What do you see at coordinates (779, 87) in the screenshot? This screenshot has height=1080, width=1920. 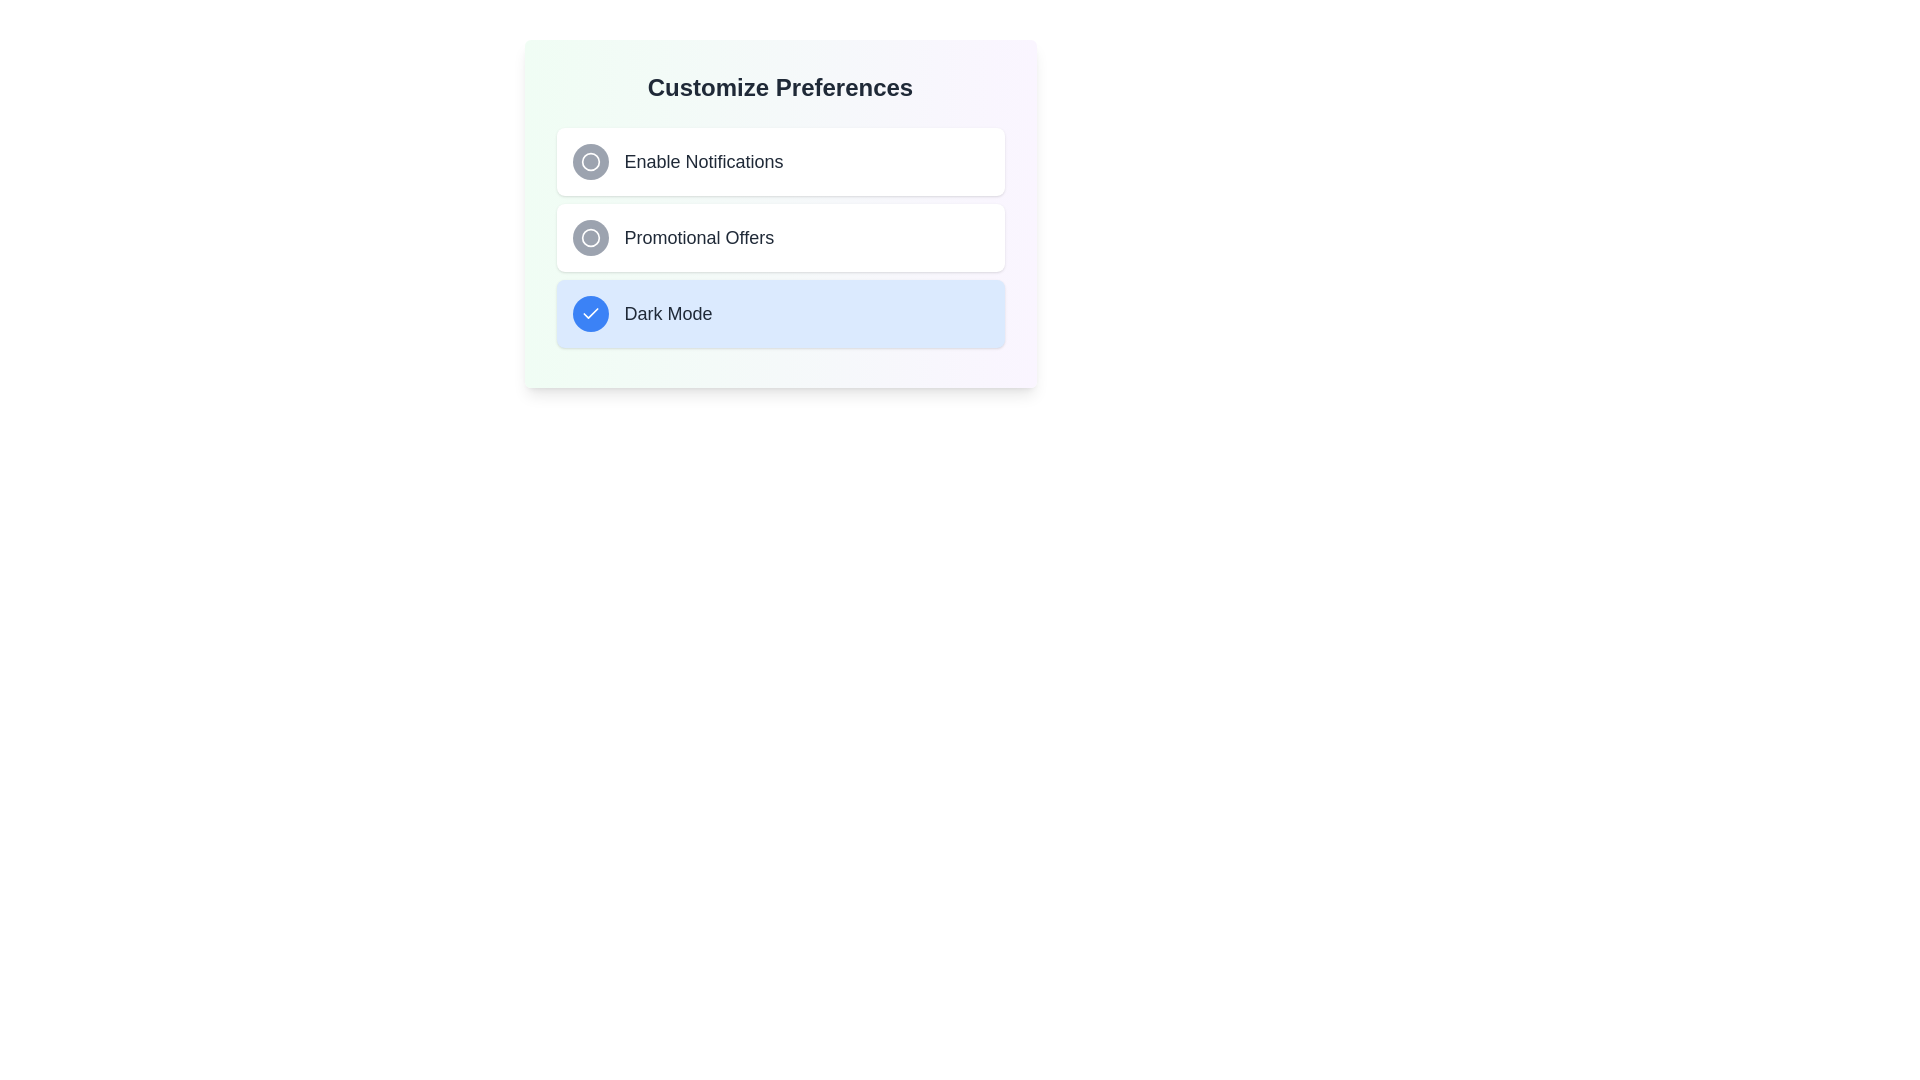 I see `the header text 'Customize Preferences'` at bounding box center [779, 87].